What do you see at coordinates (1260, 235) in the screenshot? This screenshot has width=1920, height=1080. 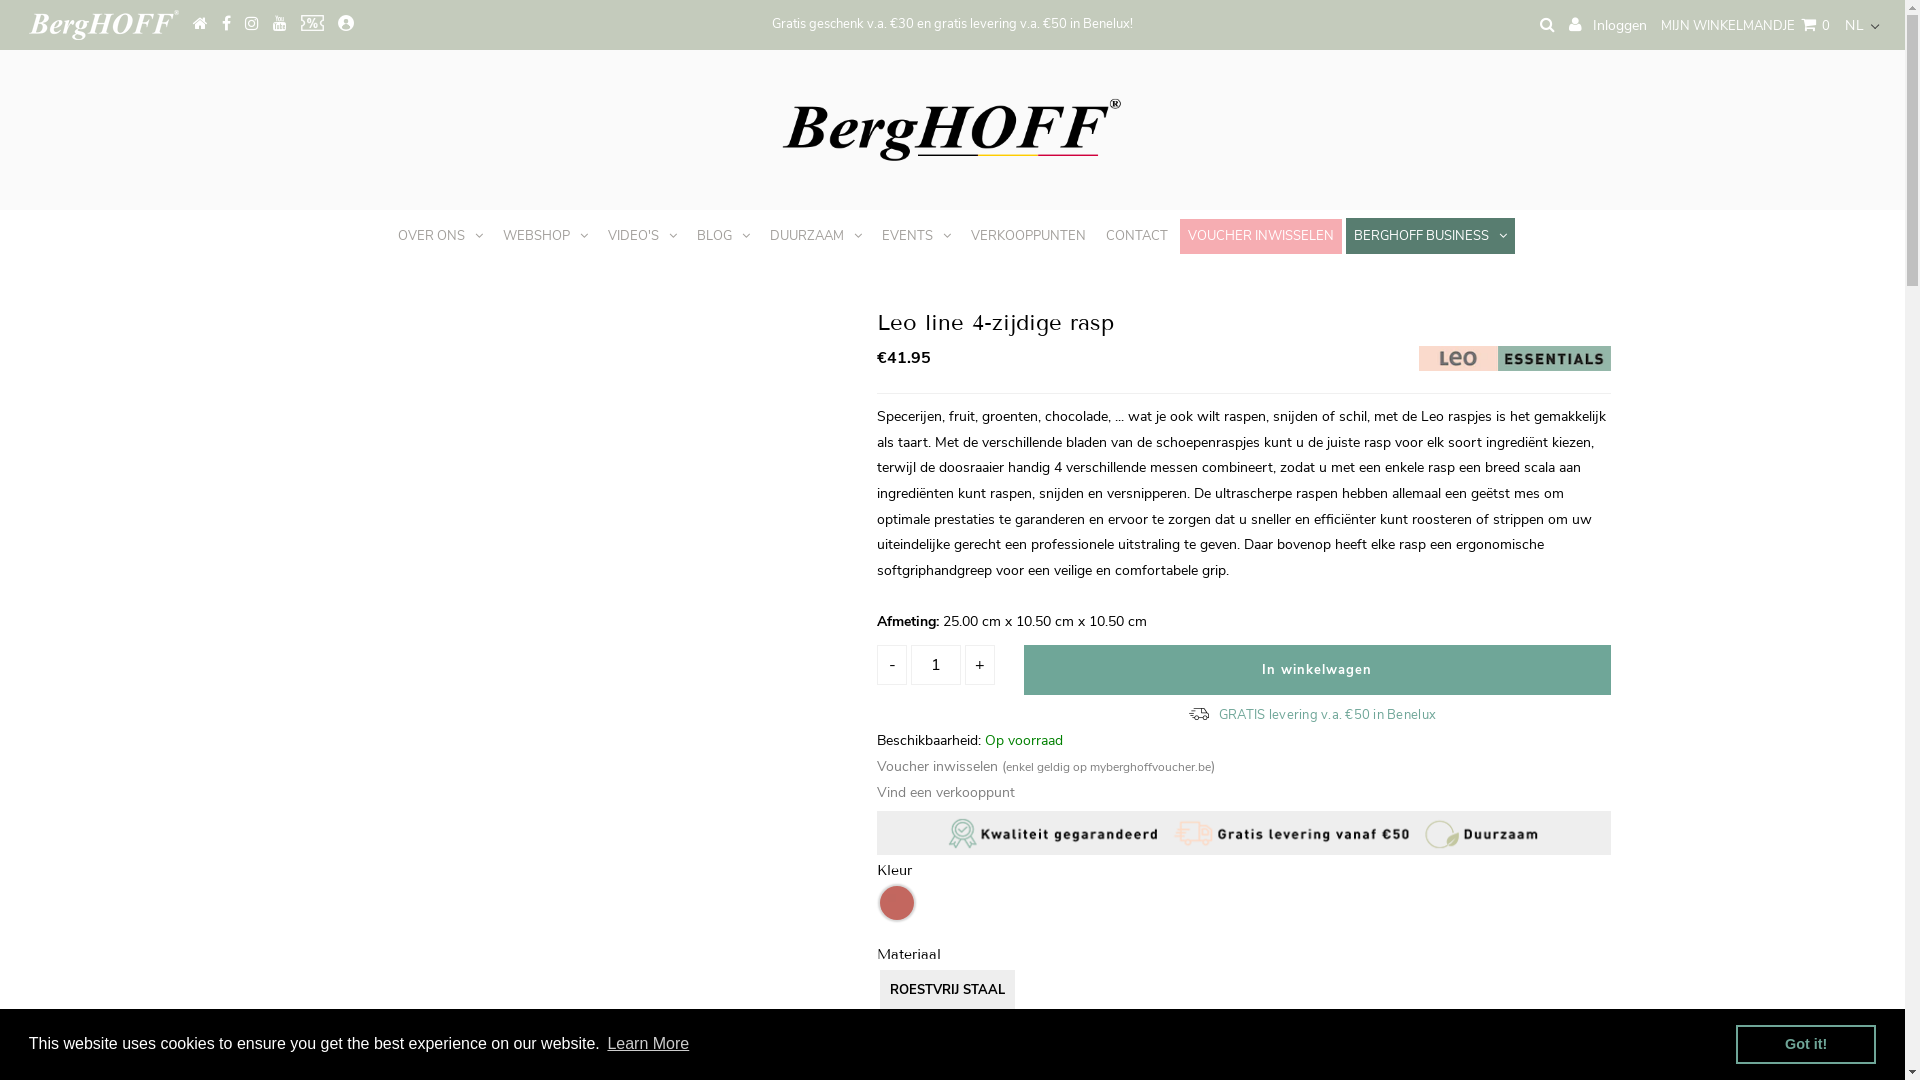 I see `'VOUCHER INWISSELEN'` at bounding box center [1260, 235].